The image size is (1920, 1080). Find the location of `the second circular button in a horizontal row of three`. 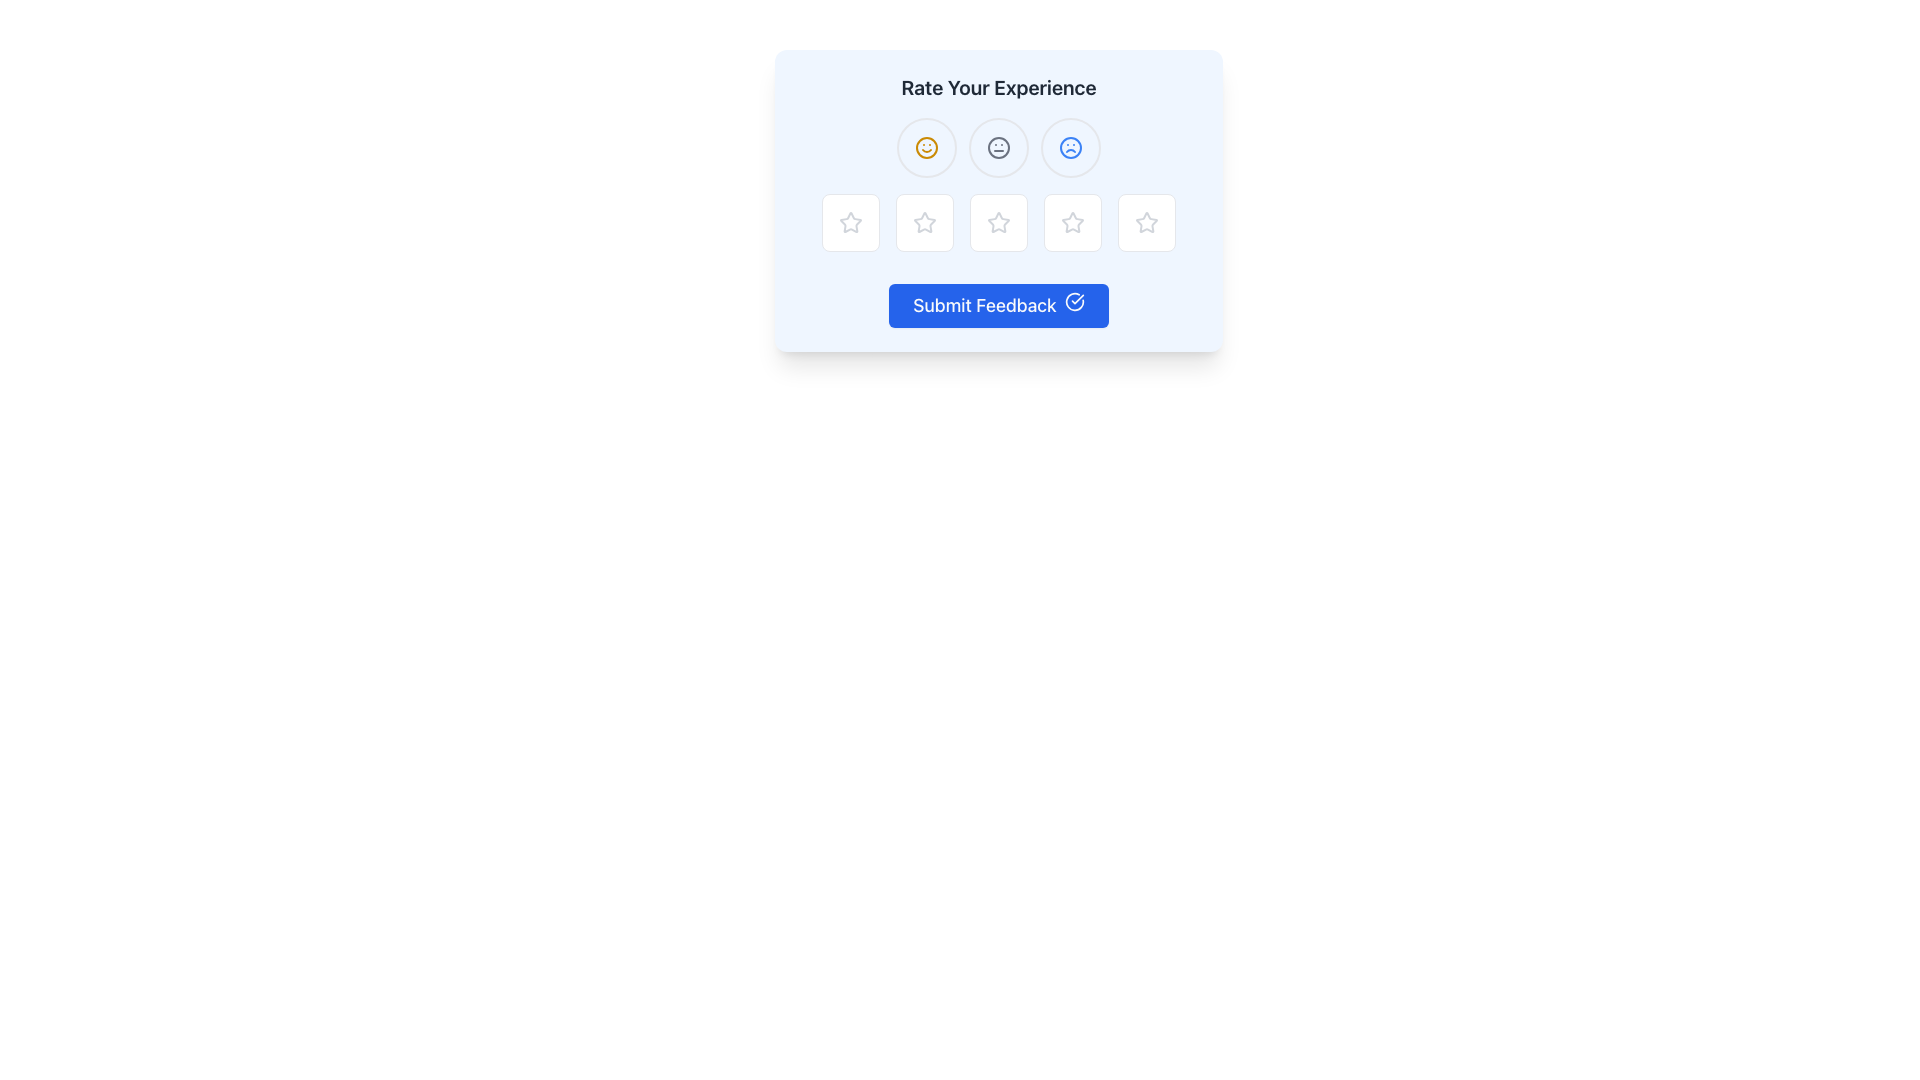

the second circular button in a horizontal row of three is located at coordinates (998, 146).